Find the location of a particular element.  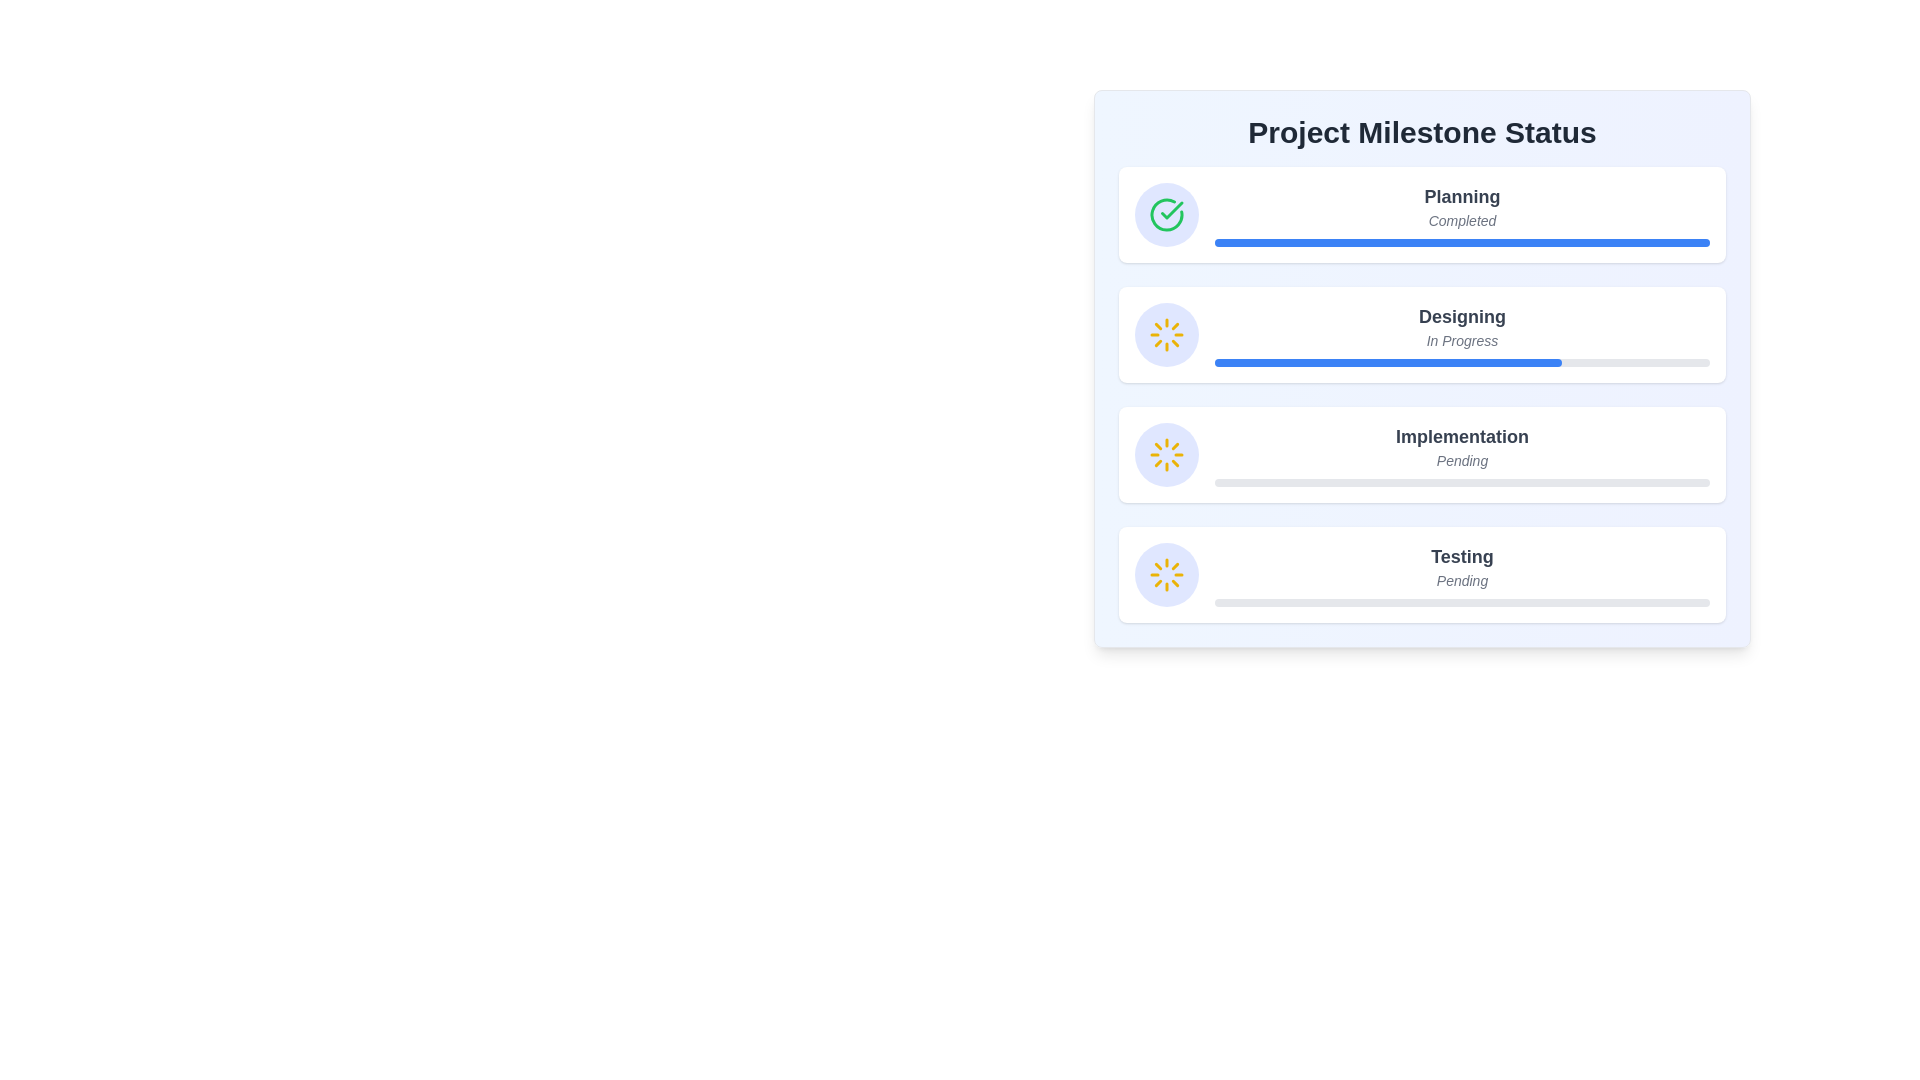

the icon representing the 'Designing' phase of the milestone completion process in the second row of the milestone status list is located at coordinates (1166, 334).